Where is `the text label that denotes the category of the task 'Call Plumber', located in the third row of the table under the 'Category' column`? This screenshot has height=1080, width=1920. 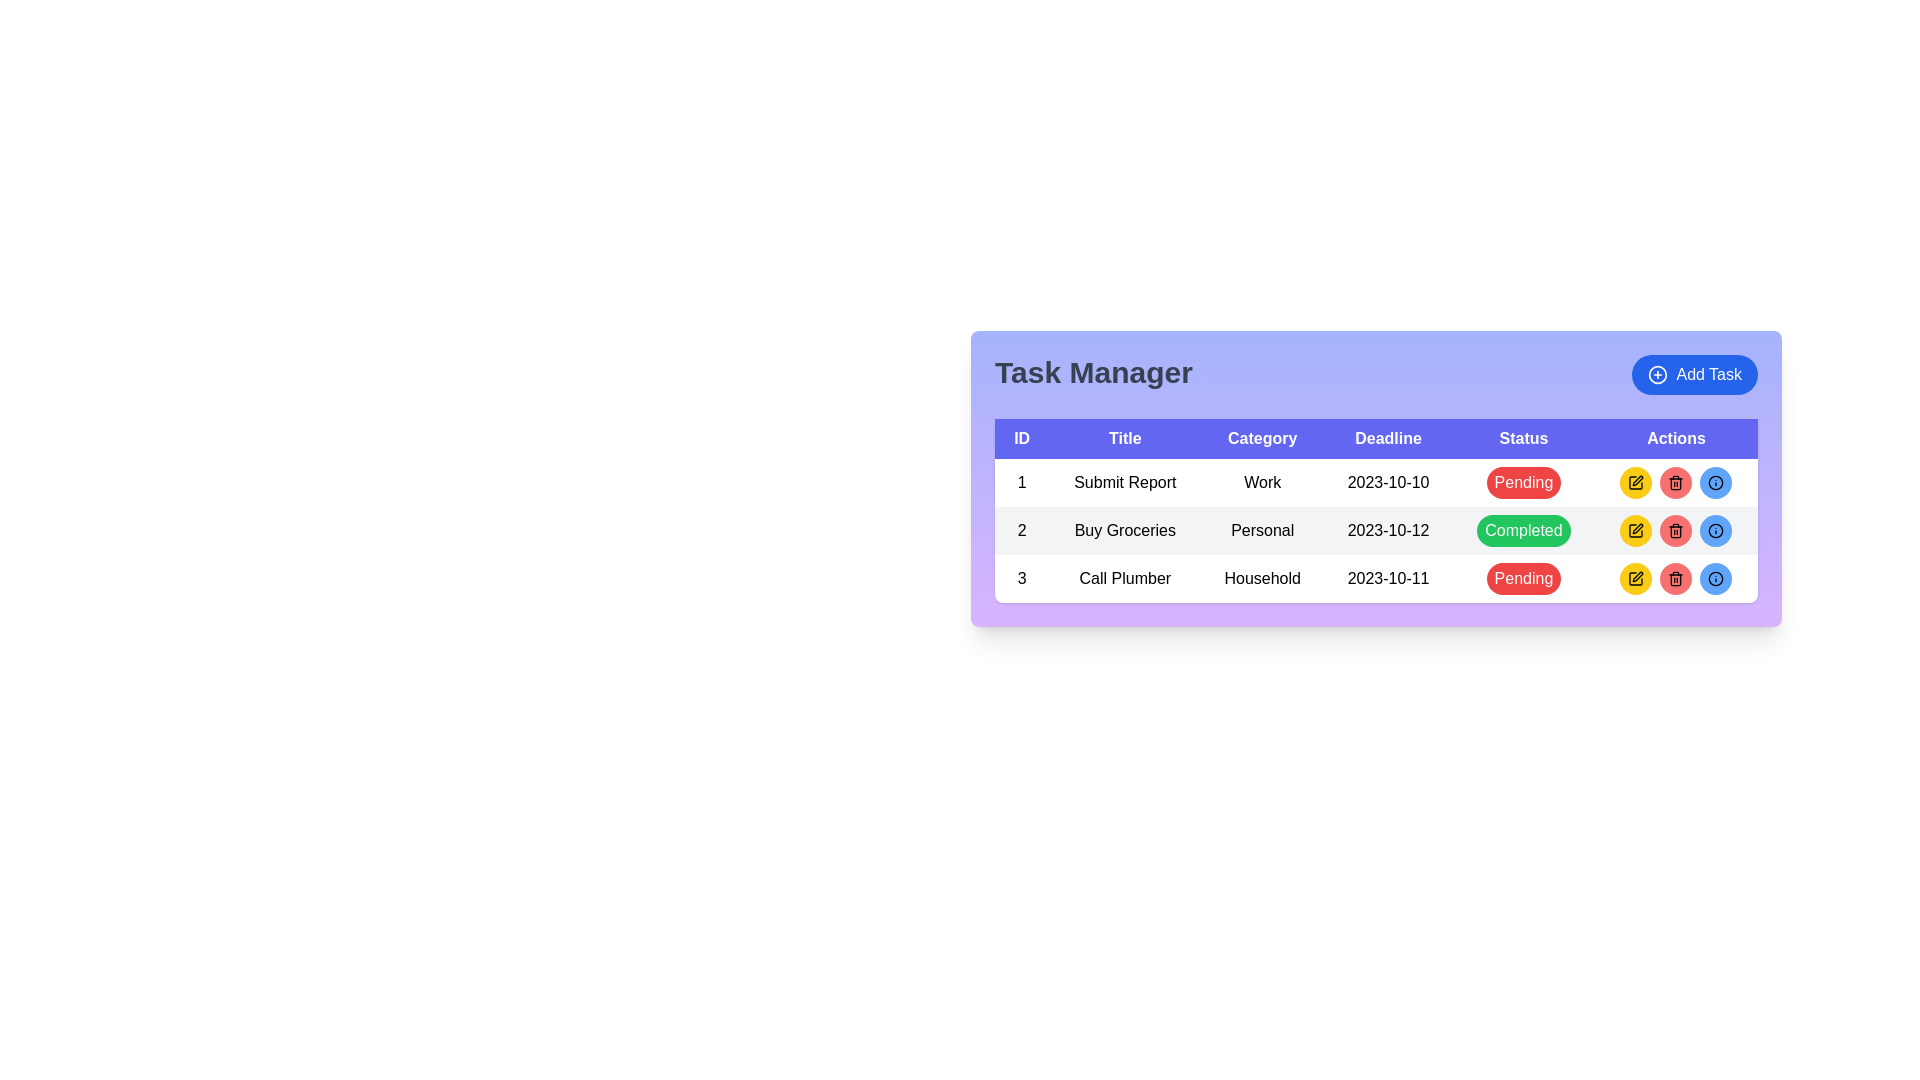
the text label that denotes the category of the task 'Call Plumber', located in the third row of the table under the 'Category' column is located at coordinates (1261, 578).